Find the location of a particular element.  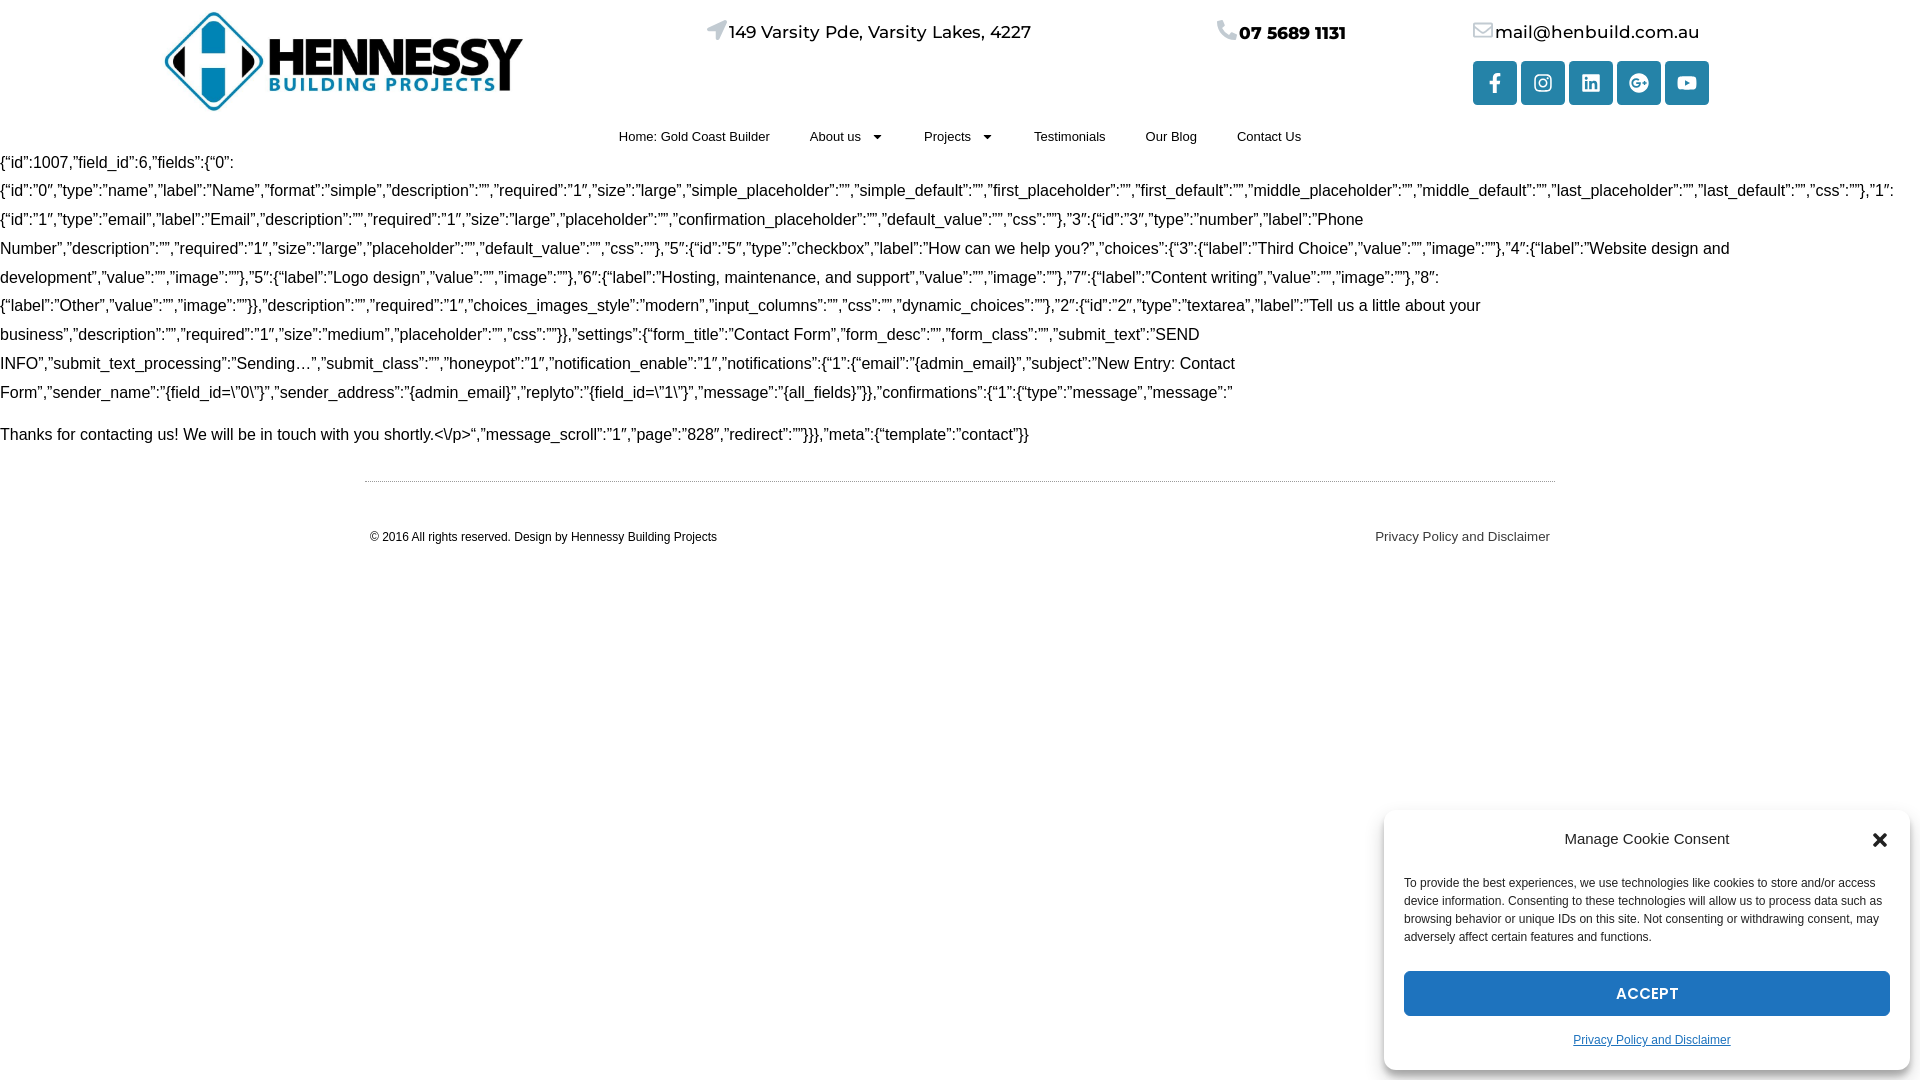

'Youtube' is located at coordinates (1685, 80).